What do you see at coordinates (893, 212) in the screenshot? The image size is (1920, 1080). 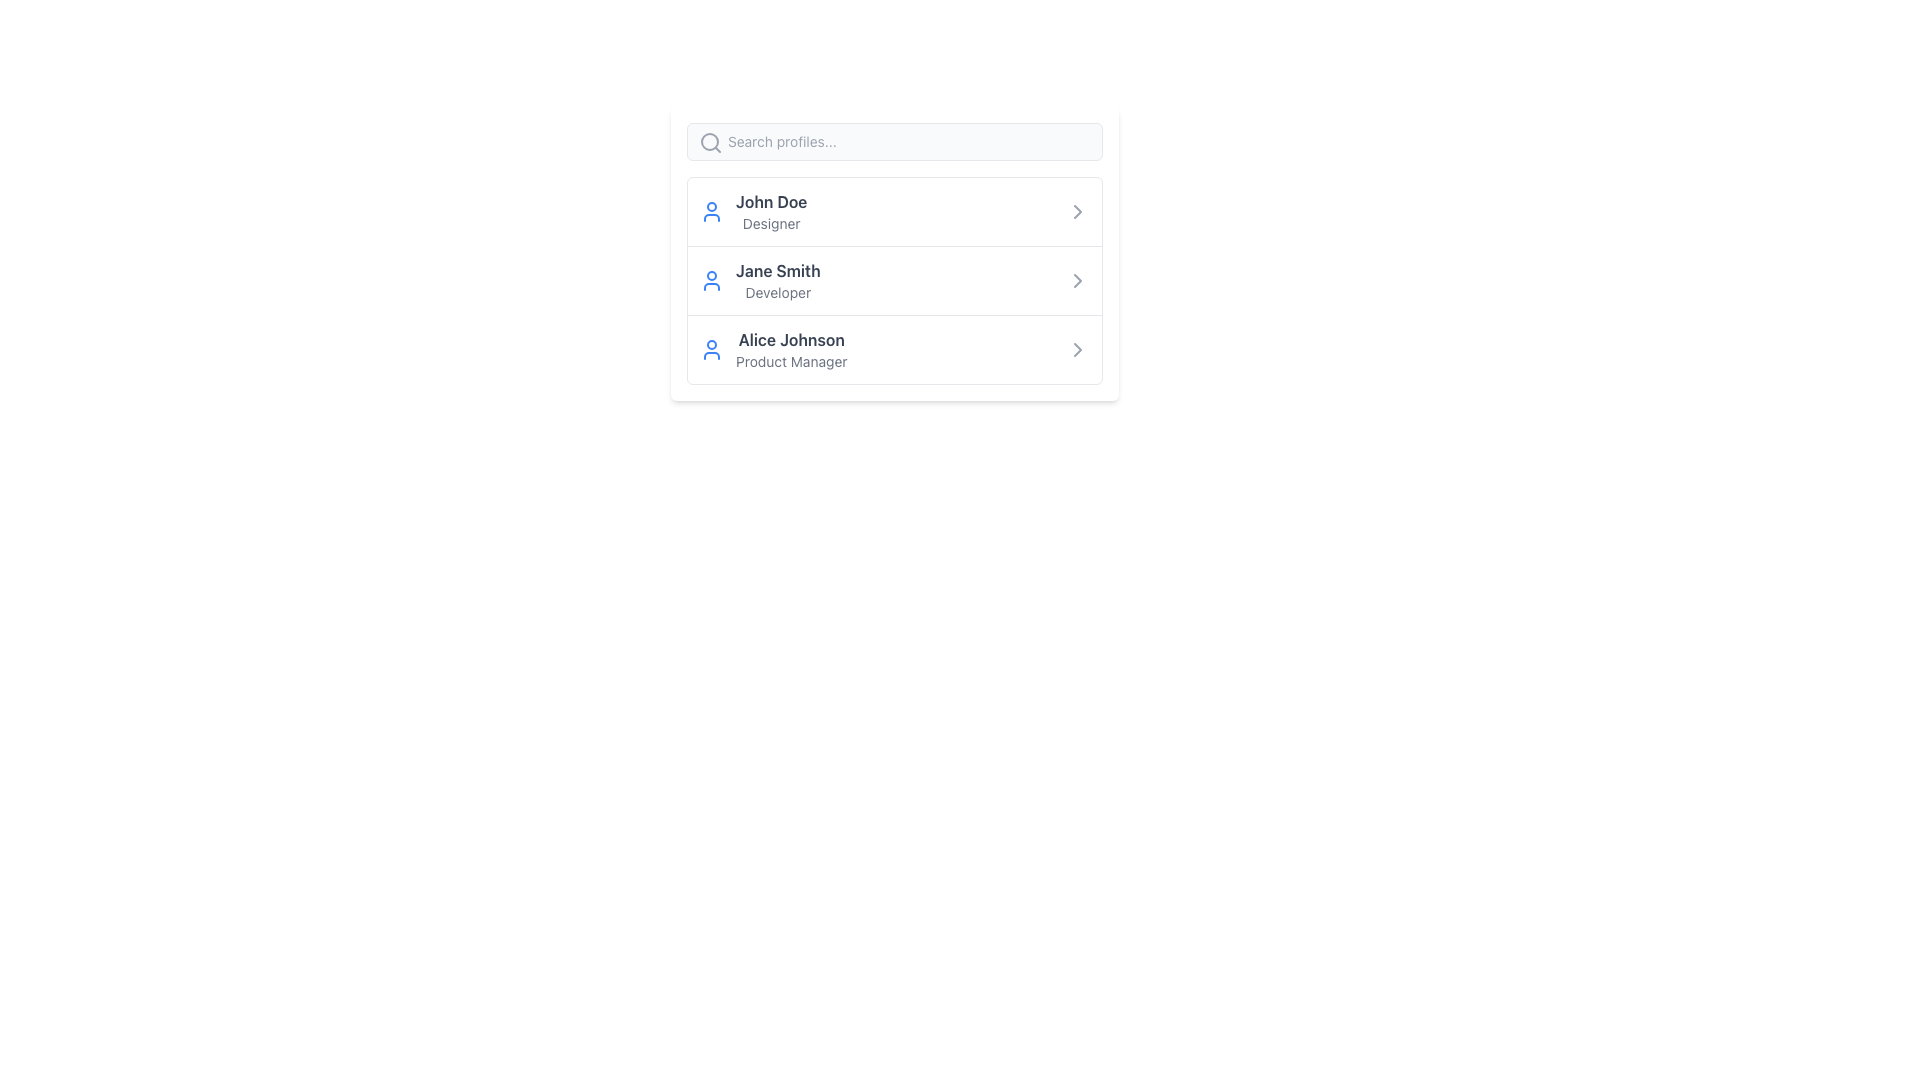 I see `the user profile entry button located at the top of the vertical list of user profiles` at bounding box center [893, 212].